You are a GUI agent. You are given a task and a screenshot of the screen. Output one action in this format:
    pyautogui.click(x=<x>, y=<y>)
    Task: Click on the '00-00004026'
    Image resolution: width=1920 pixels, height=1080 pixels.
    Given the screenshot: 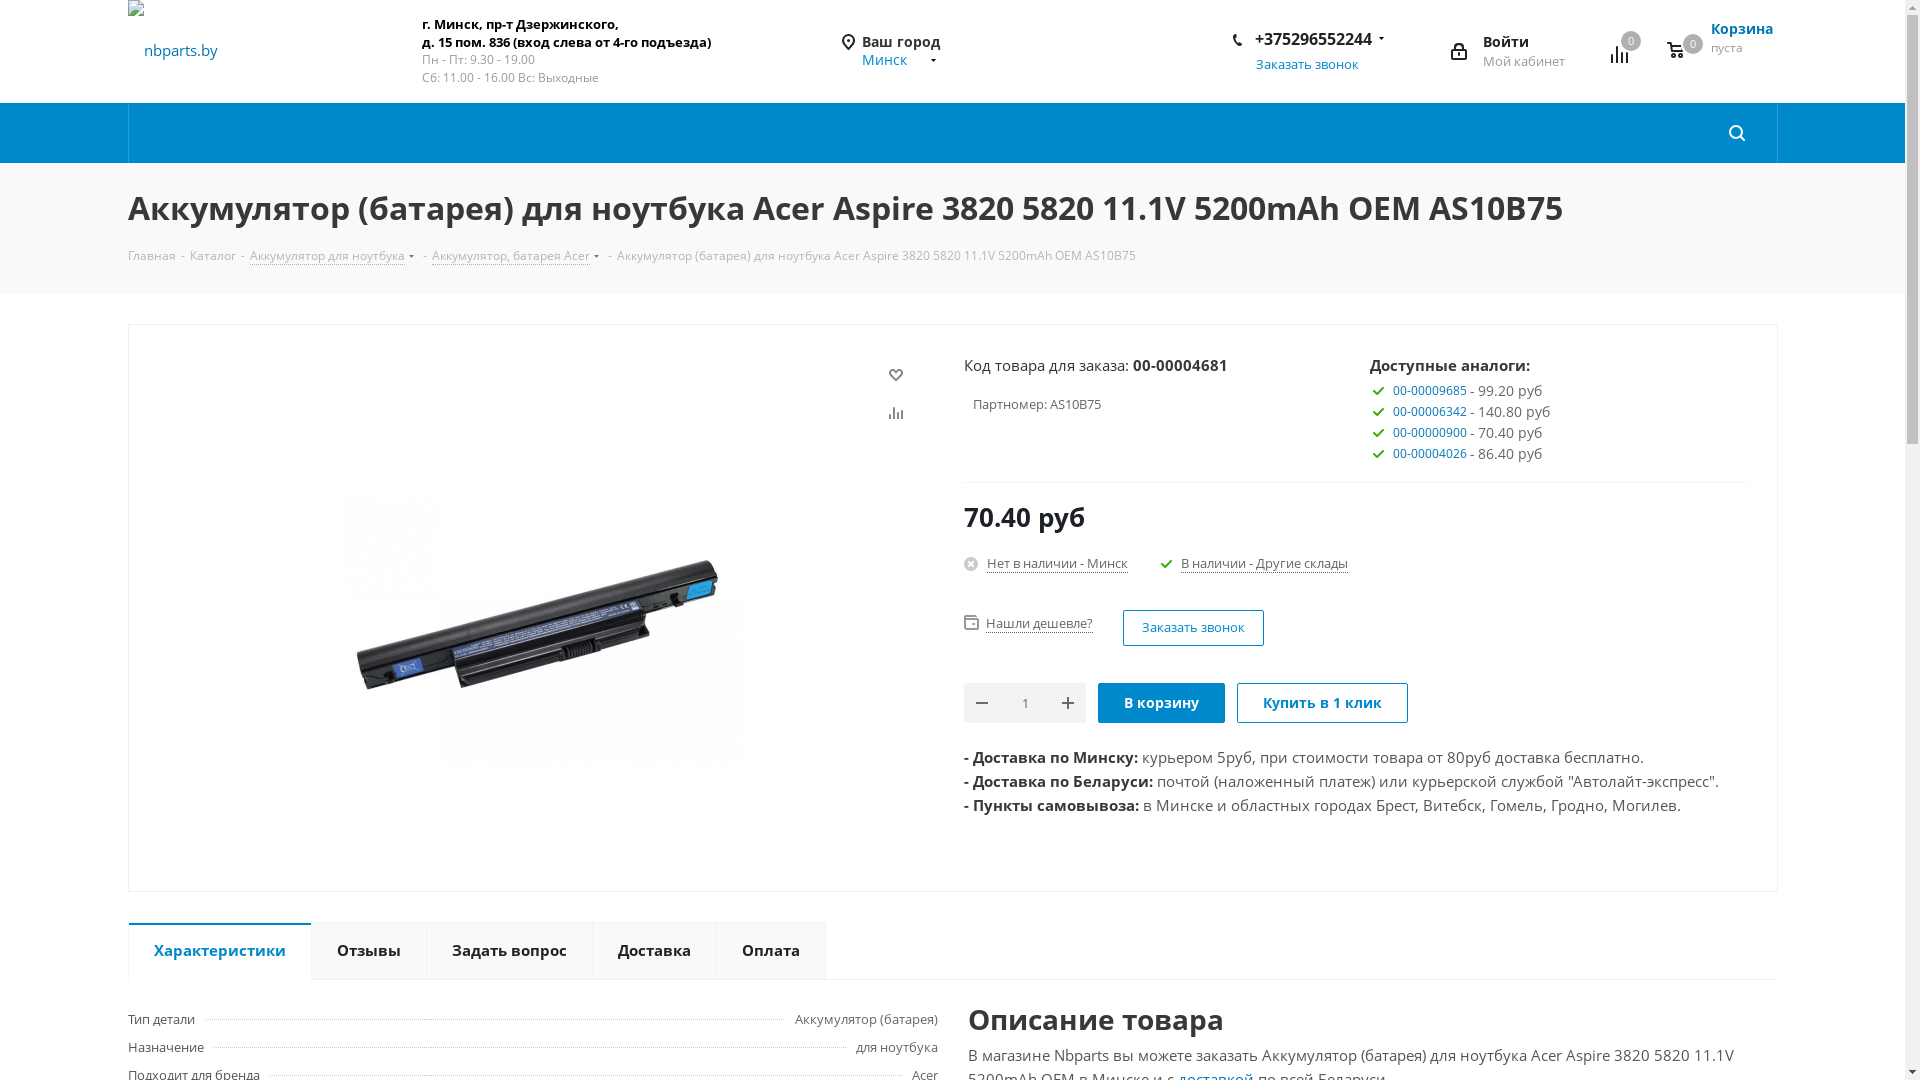 What is the action you would take?
    pyautogui.click(x=1429, y=453)
    